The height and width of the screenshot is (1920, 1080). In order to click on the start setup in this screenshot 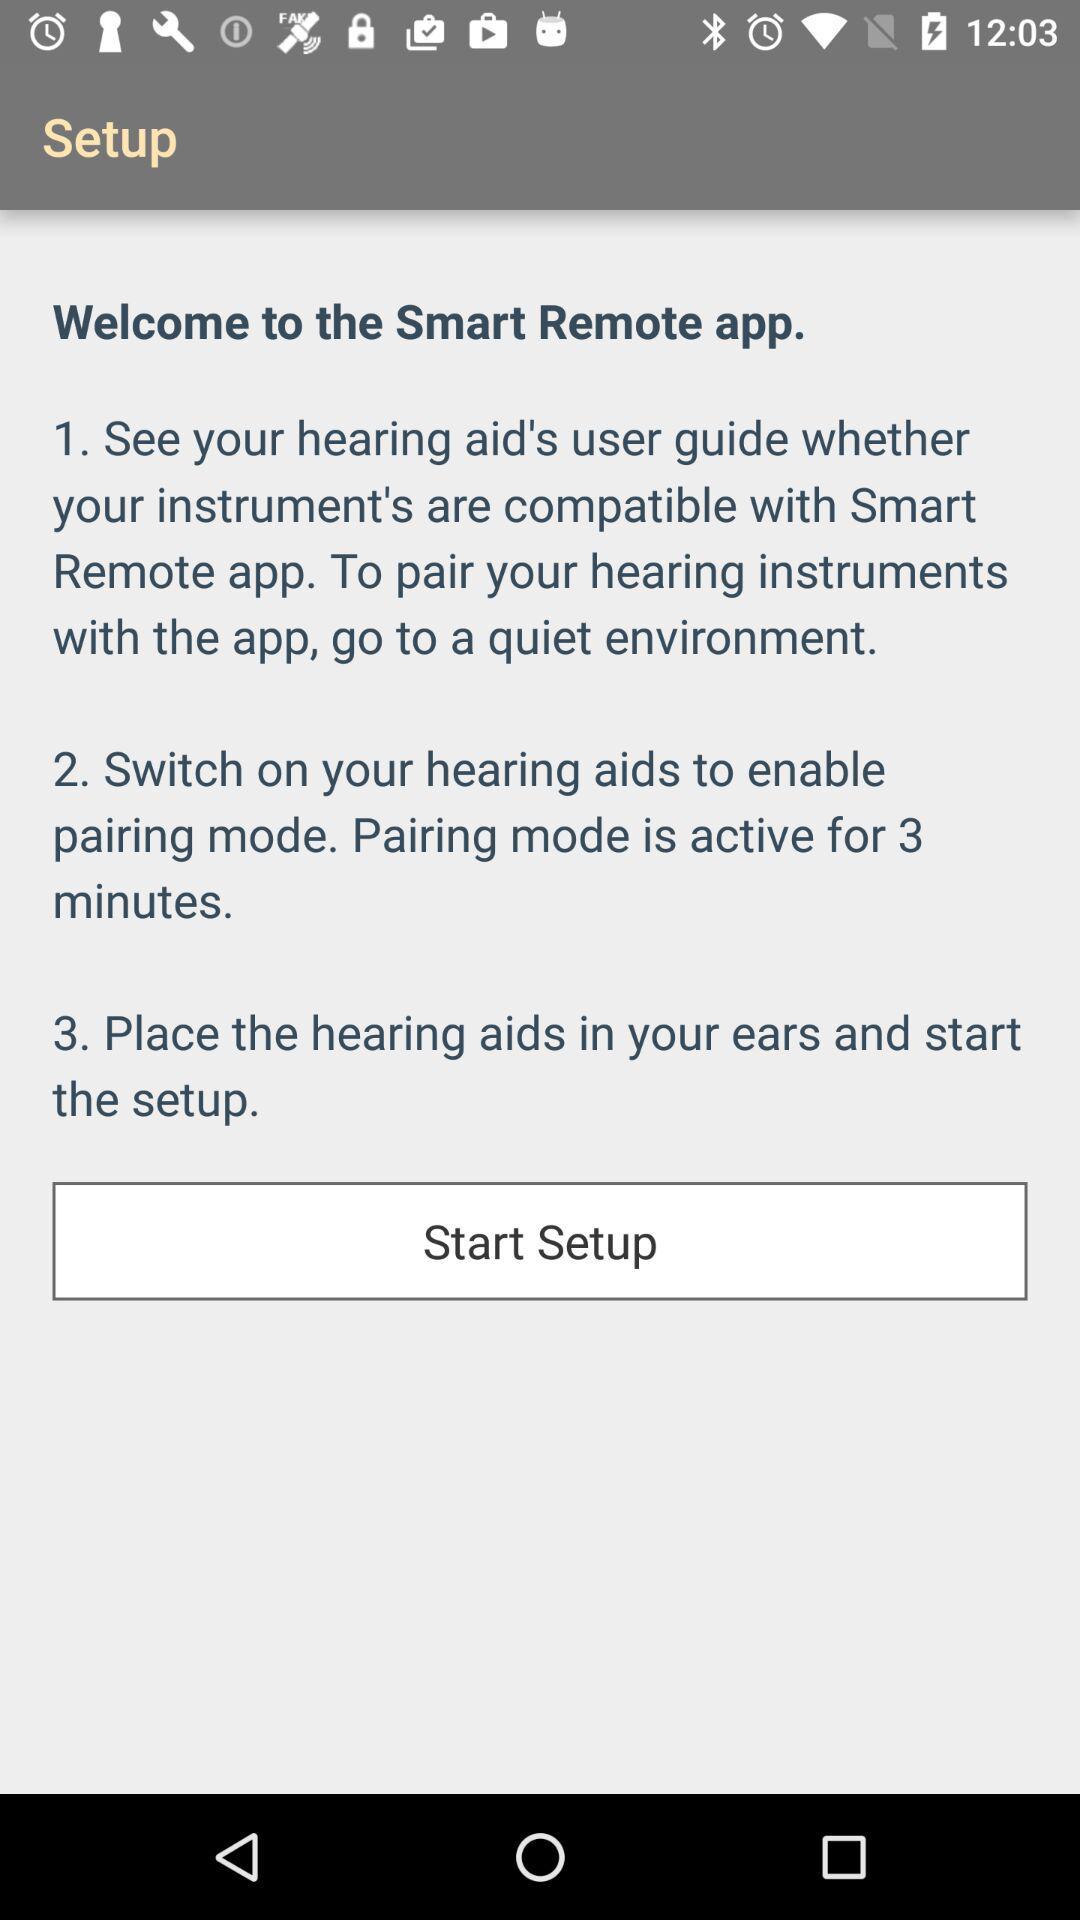, I will do `click(540, 1240)`.